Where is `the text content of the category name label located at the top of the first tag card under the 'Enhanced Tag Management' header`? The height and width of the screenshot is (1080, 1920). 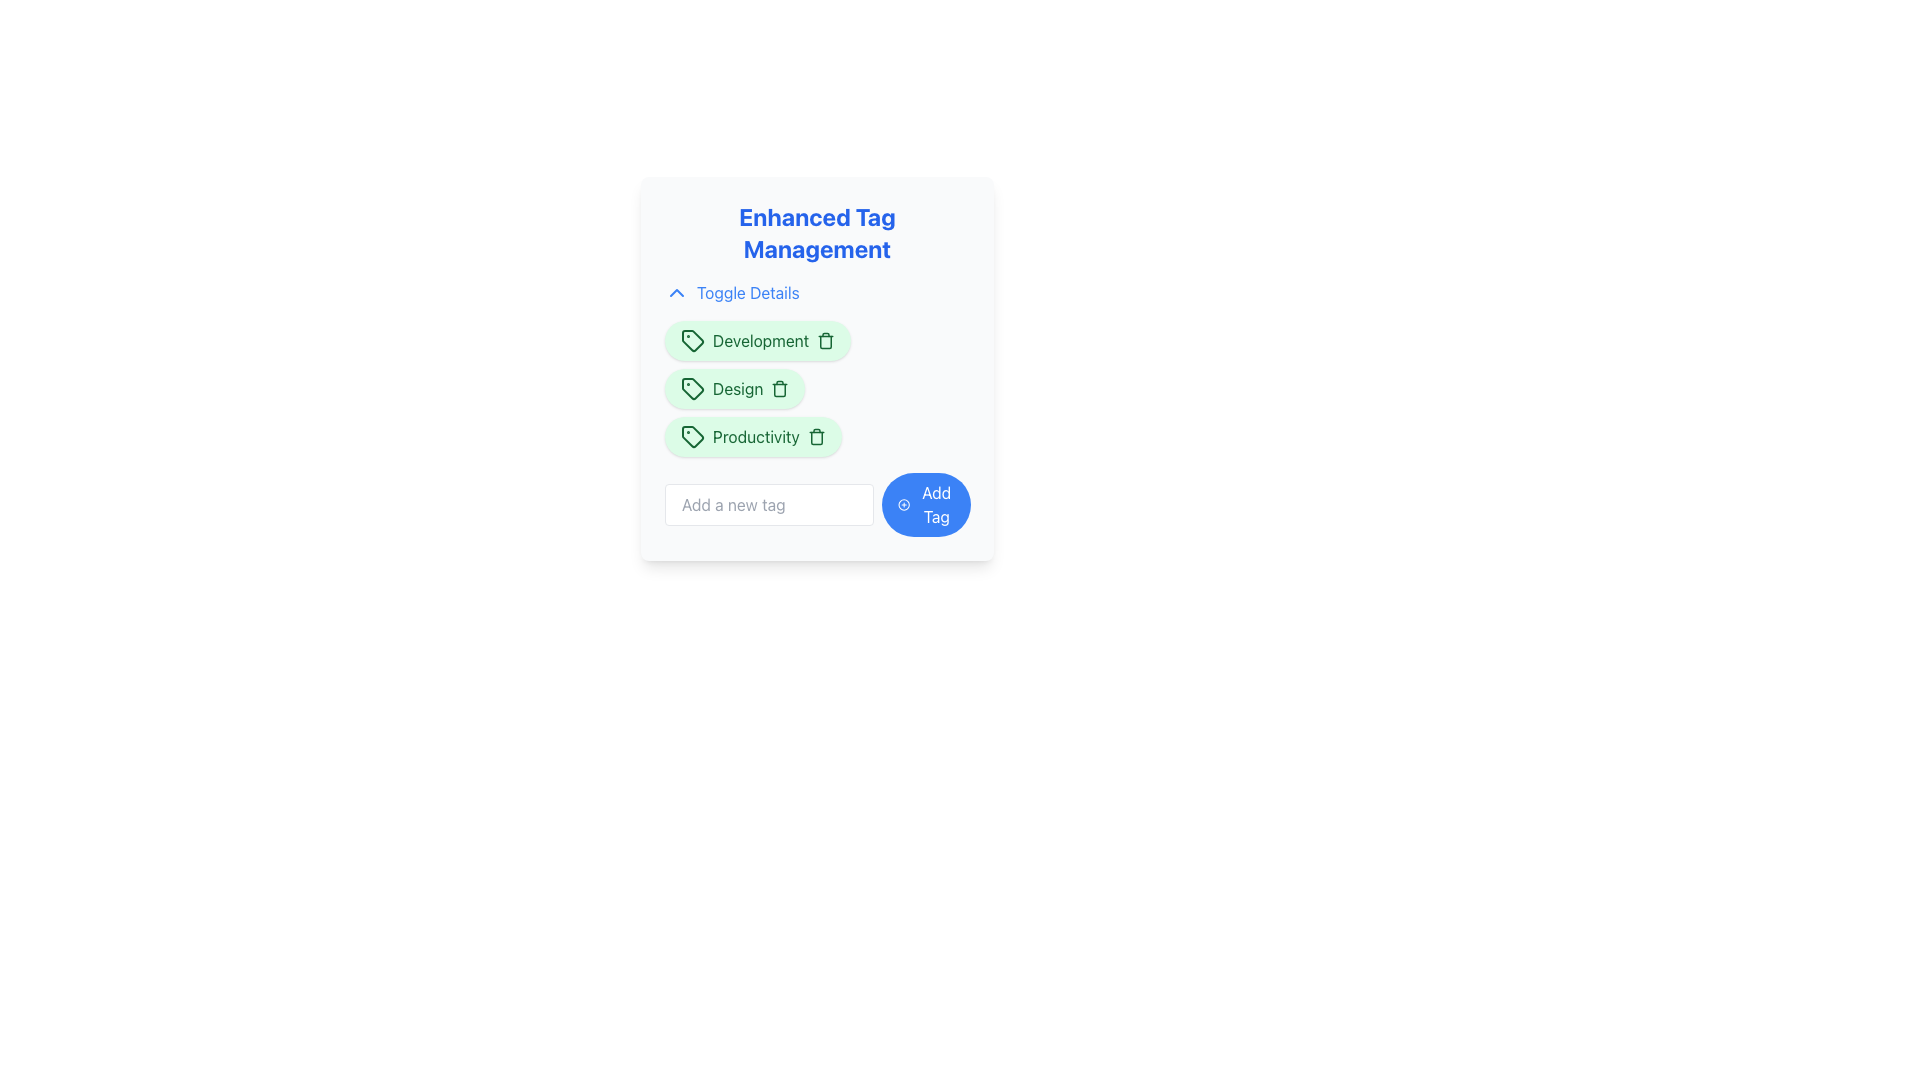
the text content of the category name label located at the top of the first tag card under the 'Enhanced Tag Management' header is located at coordinates (760, 339).